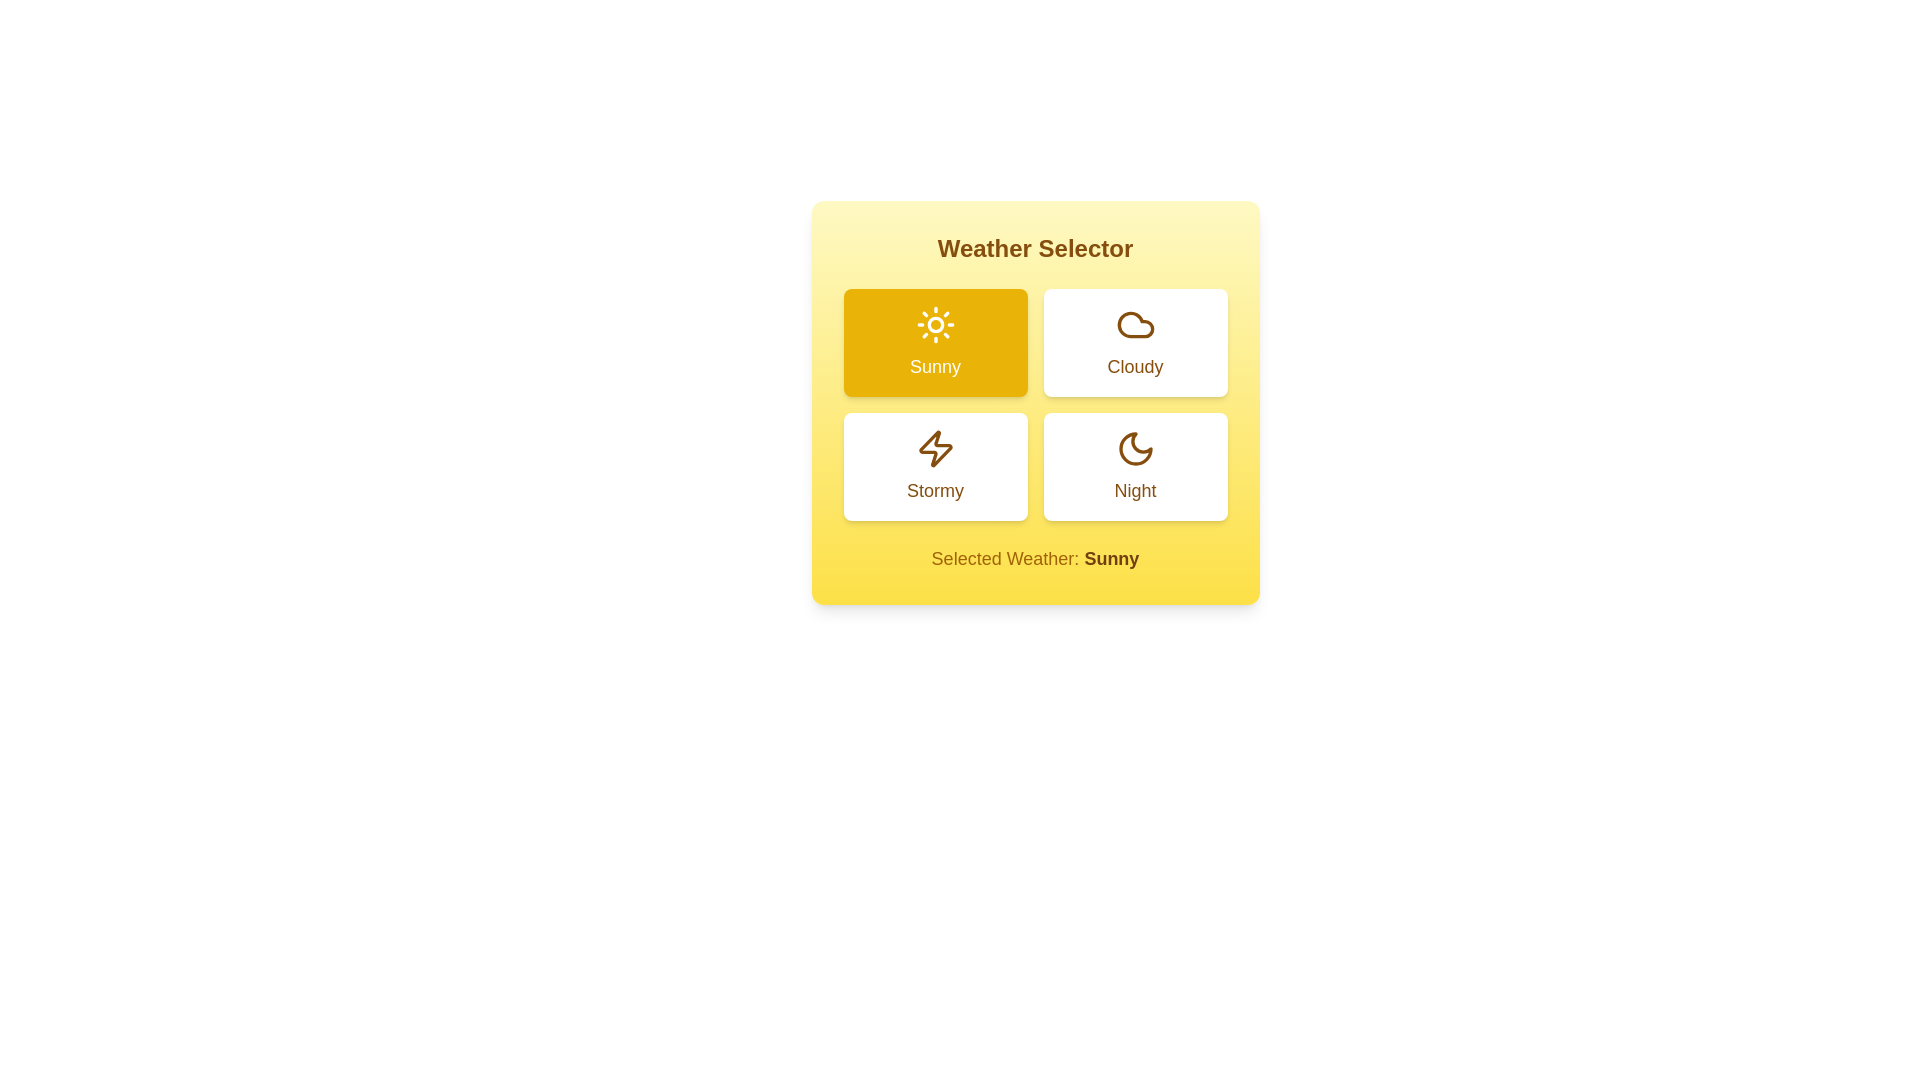 Image resolution: width=1920 pixels, height=1080 pixels. I want to click on the weather option Cloudy by clicking its corresponding button, so click(1135, 342).